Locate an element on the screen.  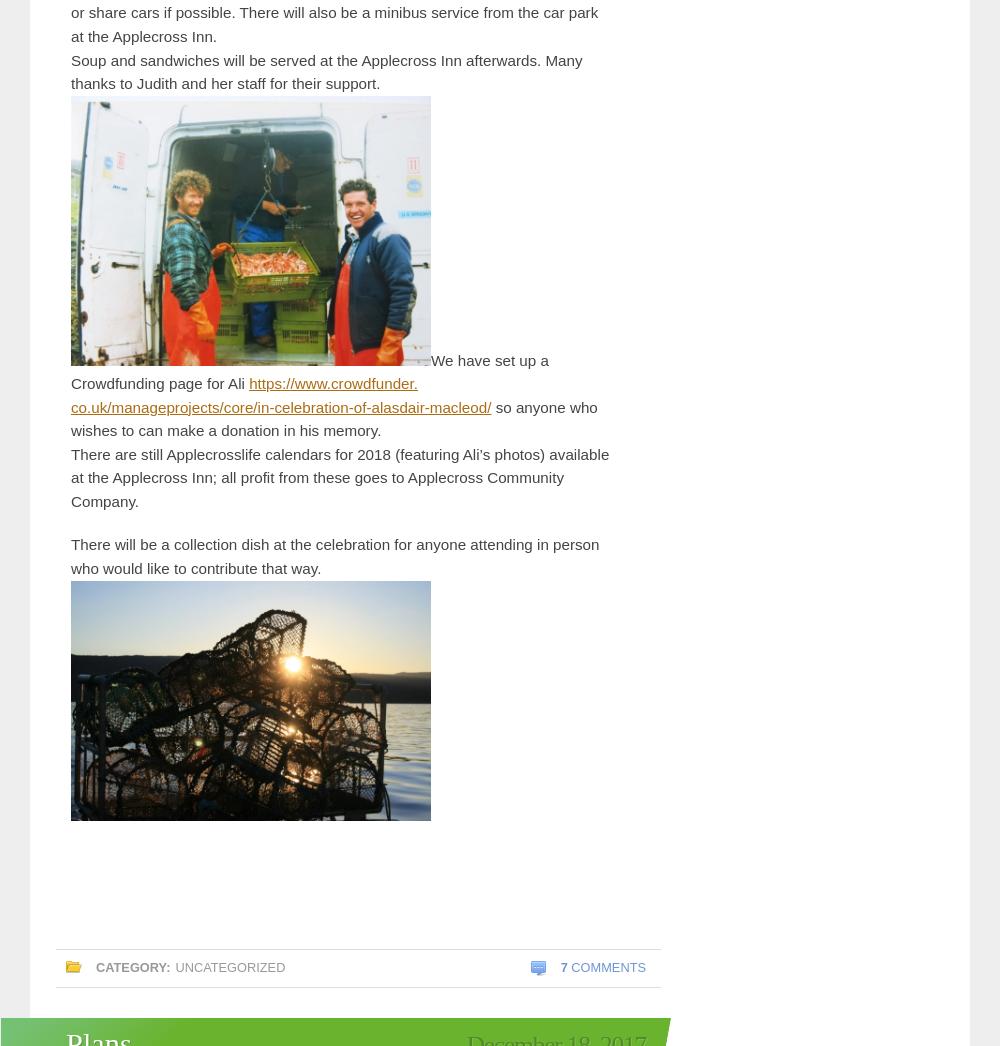
'Category:' is located at coordinates (133, 966).